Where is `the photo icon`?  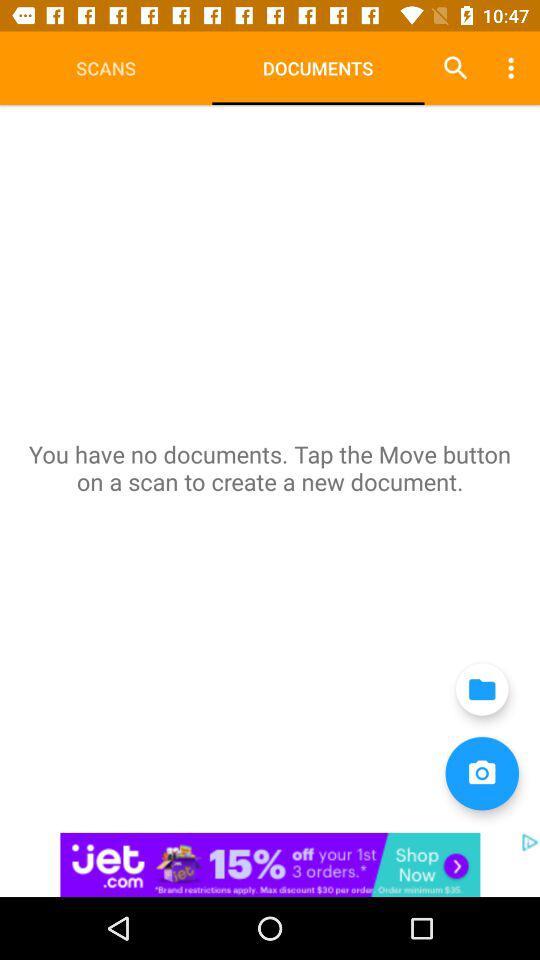
the photo icon is located at coordinates (481, 772).